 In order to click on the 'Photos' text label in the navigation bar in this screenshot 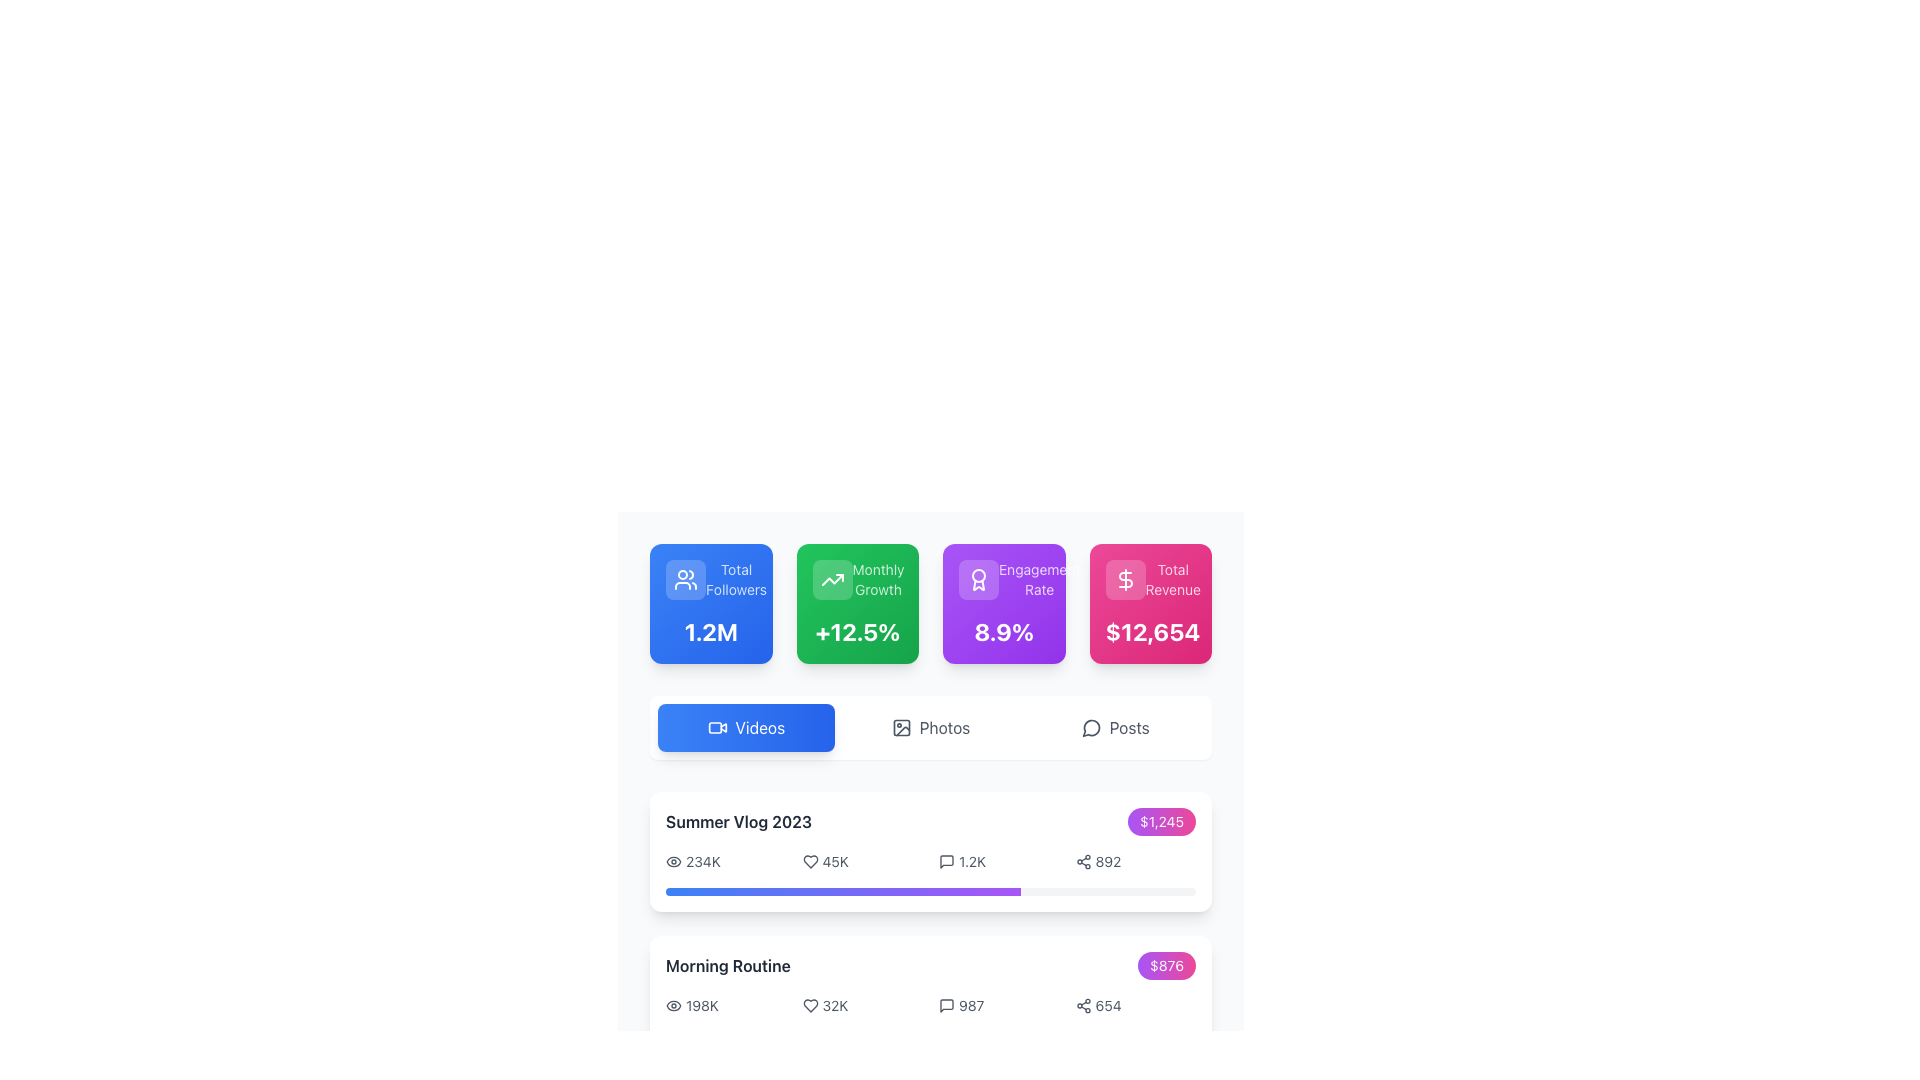, I will do `click(944, 728)`.